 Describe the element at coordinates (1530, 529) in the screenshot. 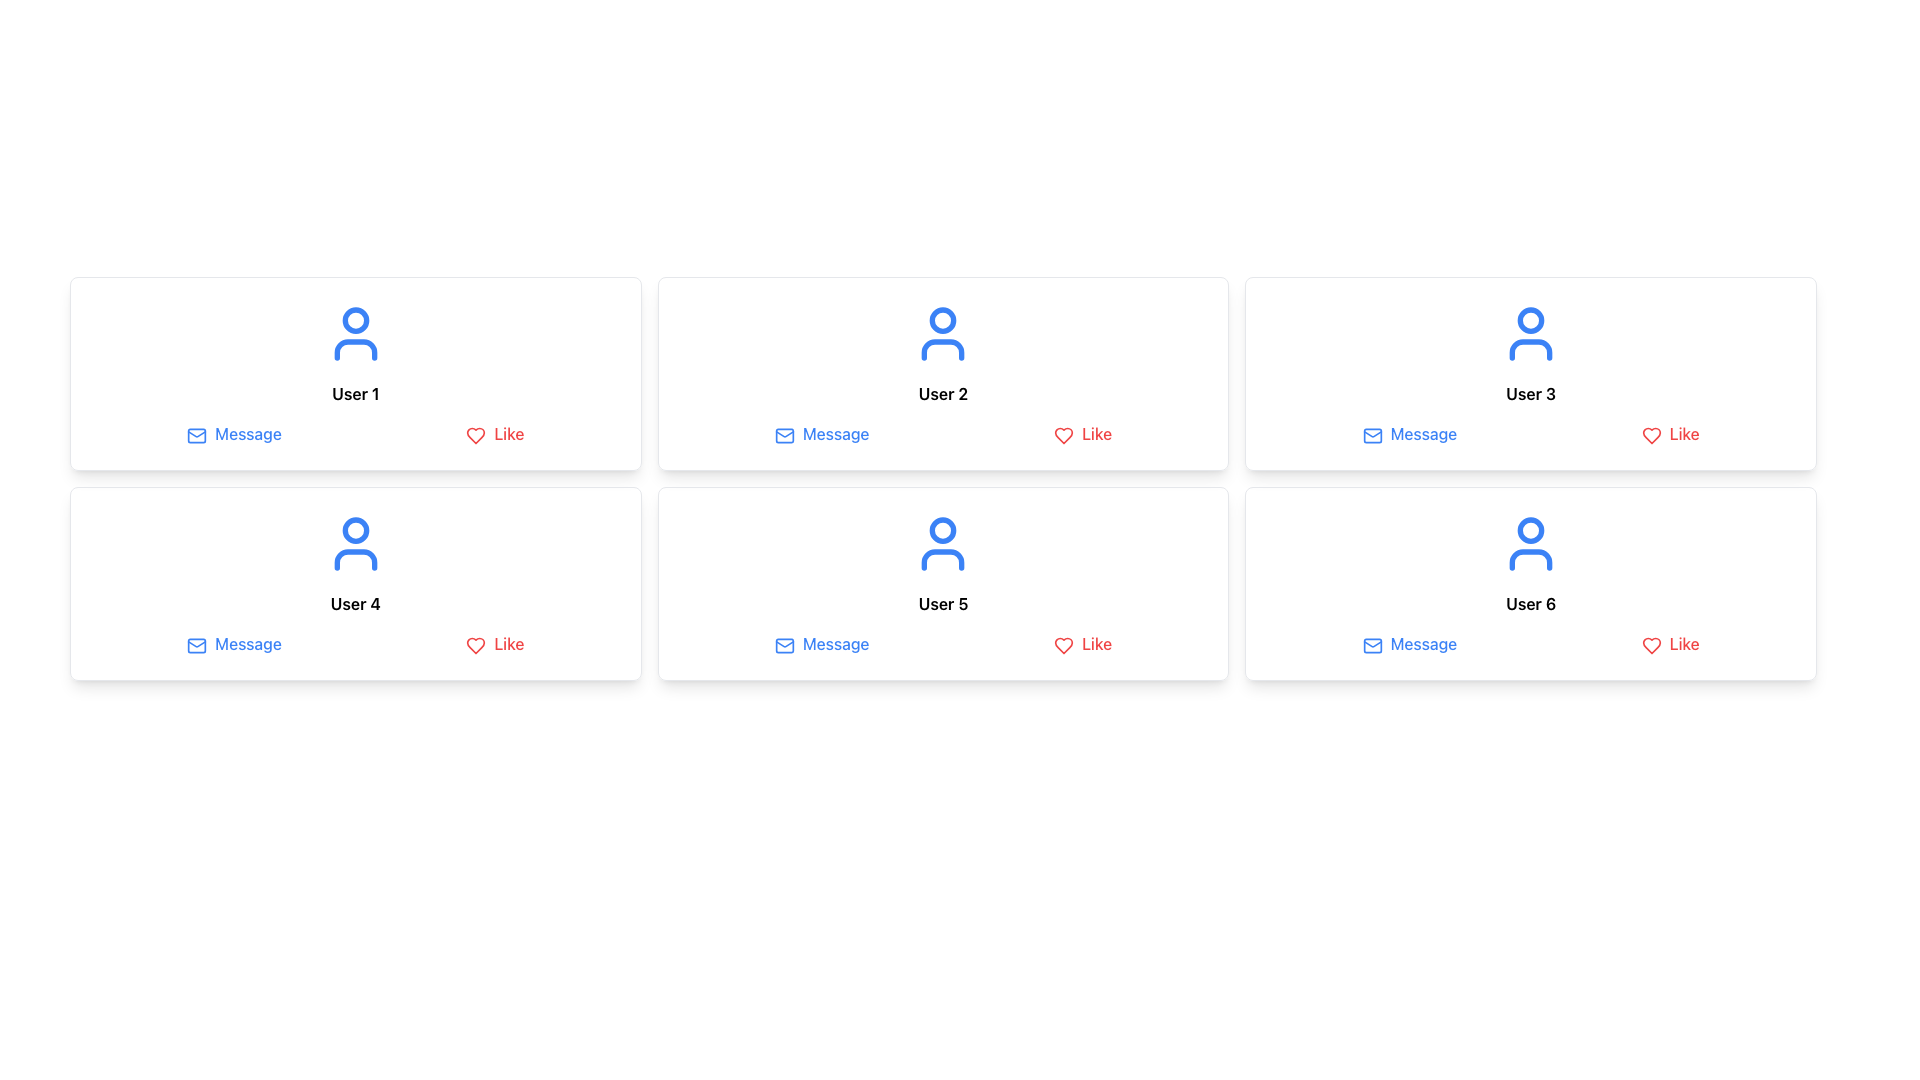

I see `the circular SVG element representing the user's head in the user icon, located above the username 'User 6' and between the 'Message' and 'Like' buttons` at that location.